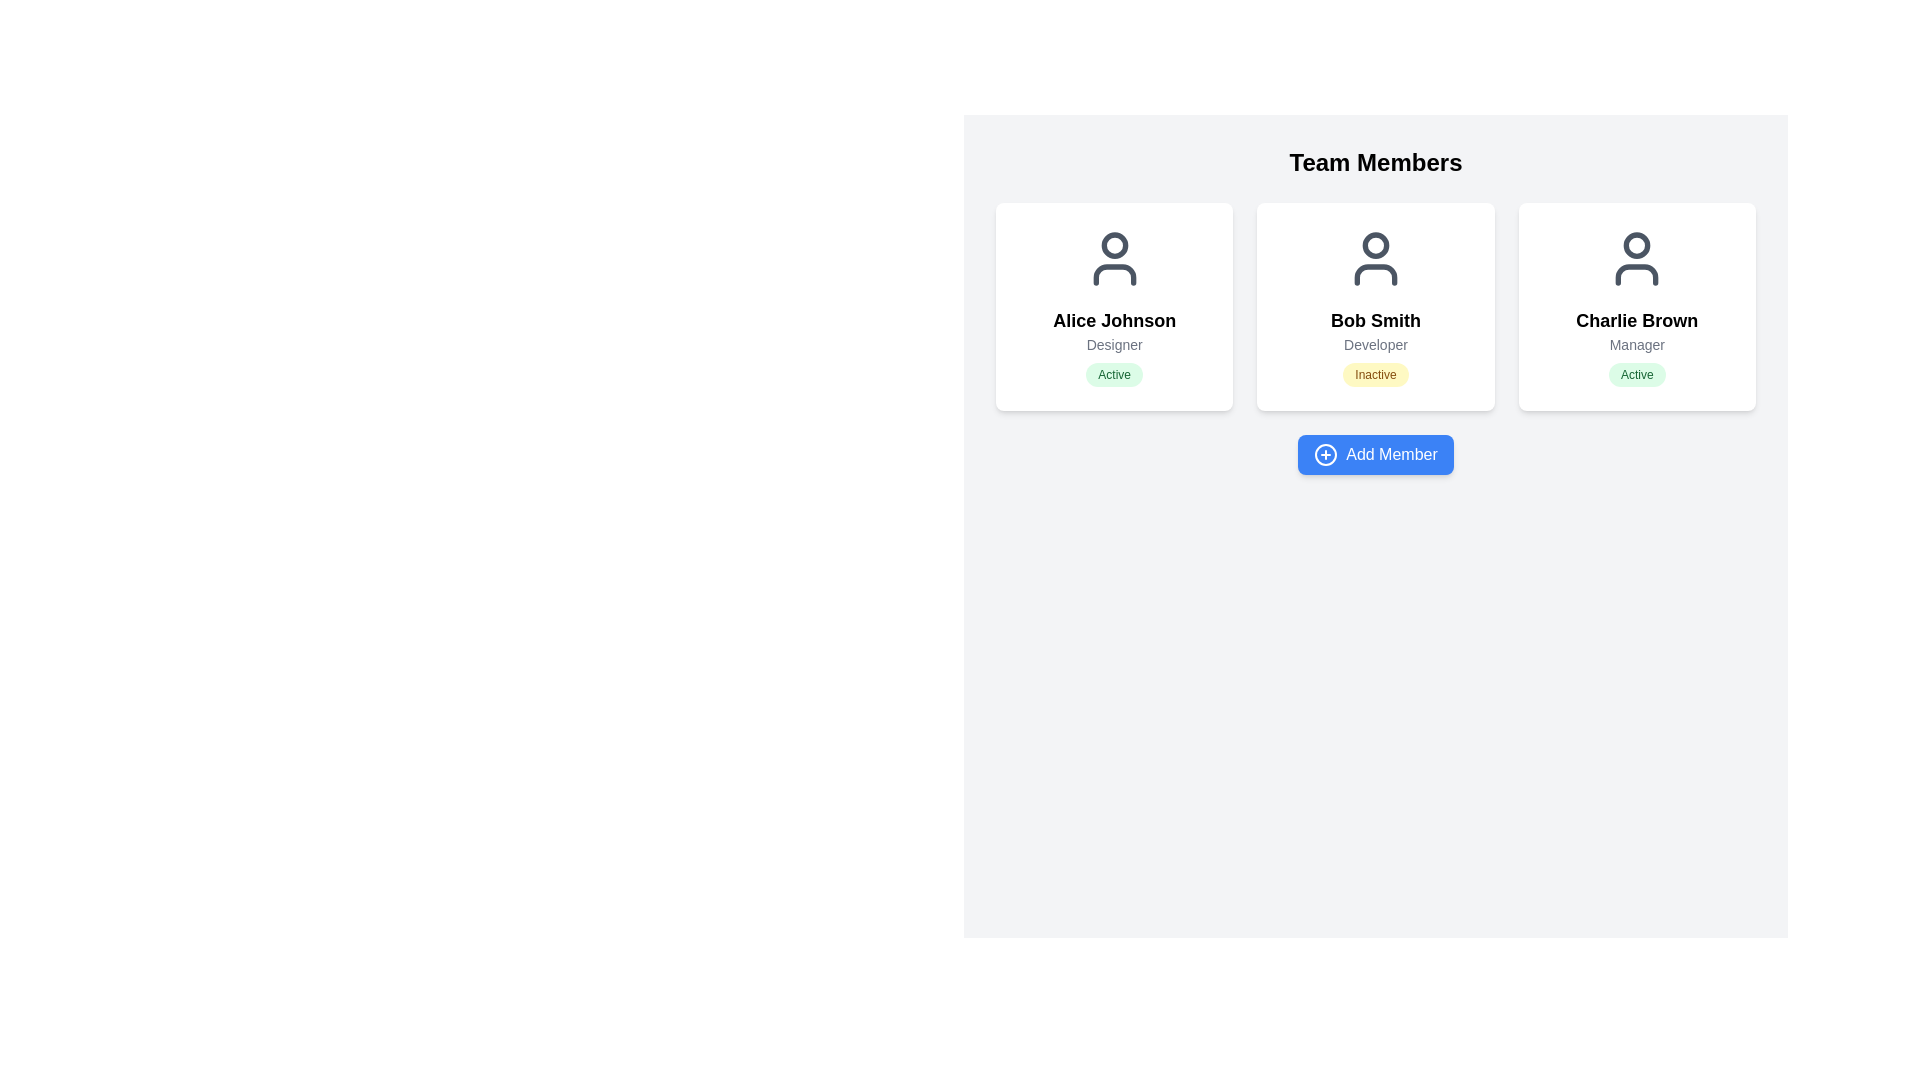 The height and width of the screenshot is (1080, 1920). What do you see at coordinates (1375, 244) in the screenshot?
I see `the circular element within the SVG component of Bob Smith's profile card, located above the name and role text` at bounding box center [1375, 244].